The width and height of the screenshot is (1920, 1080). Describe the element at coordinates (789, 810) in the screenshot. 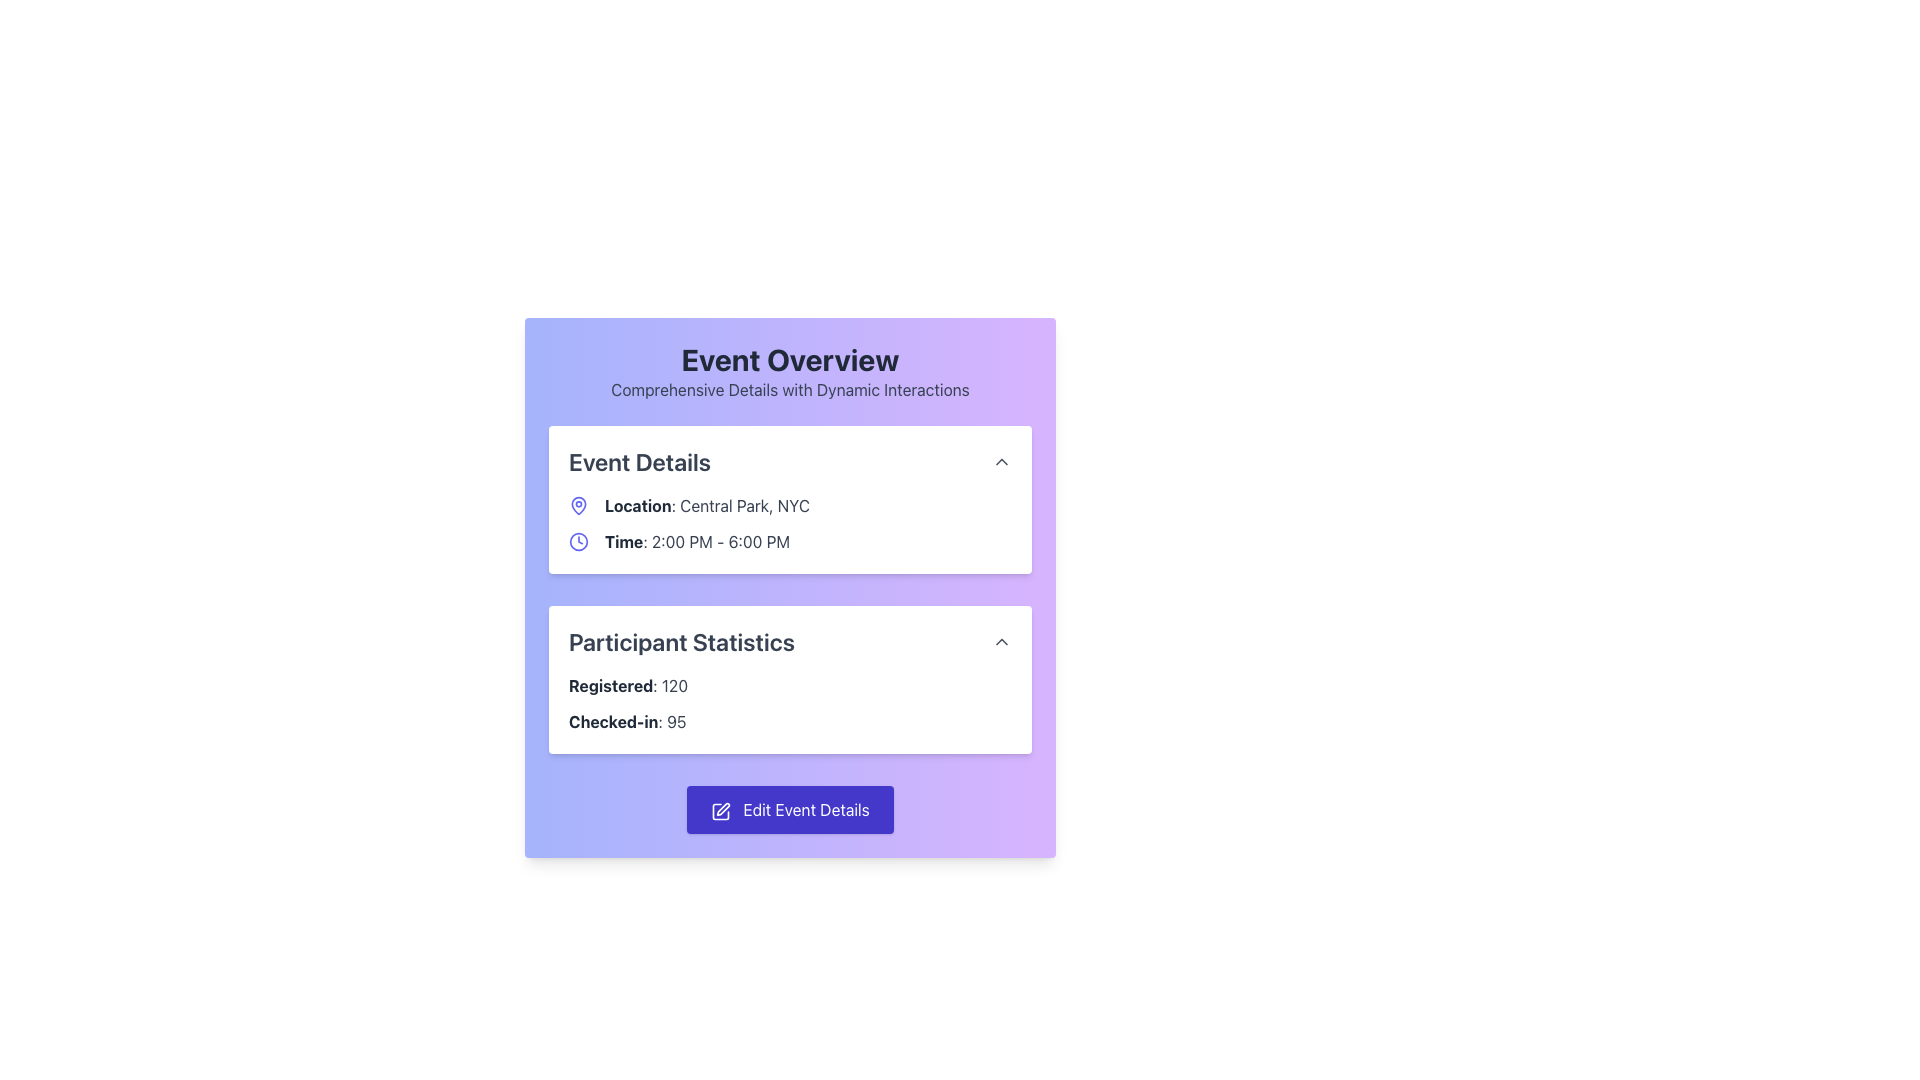

I see `the 'Edit Event Details' button, which has white text on a purple background and is located beneath the 'Participant Statistics' section` at that location.